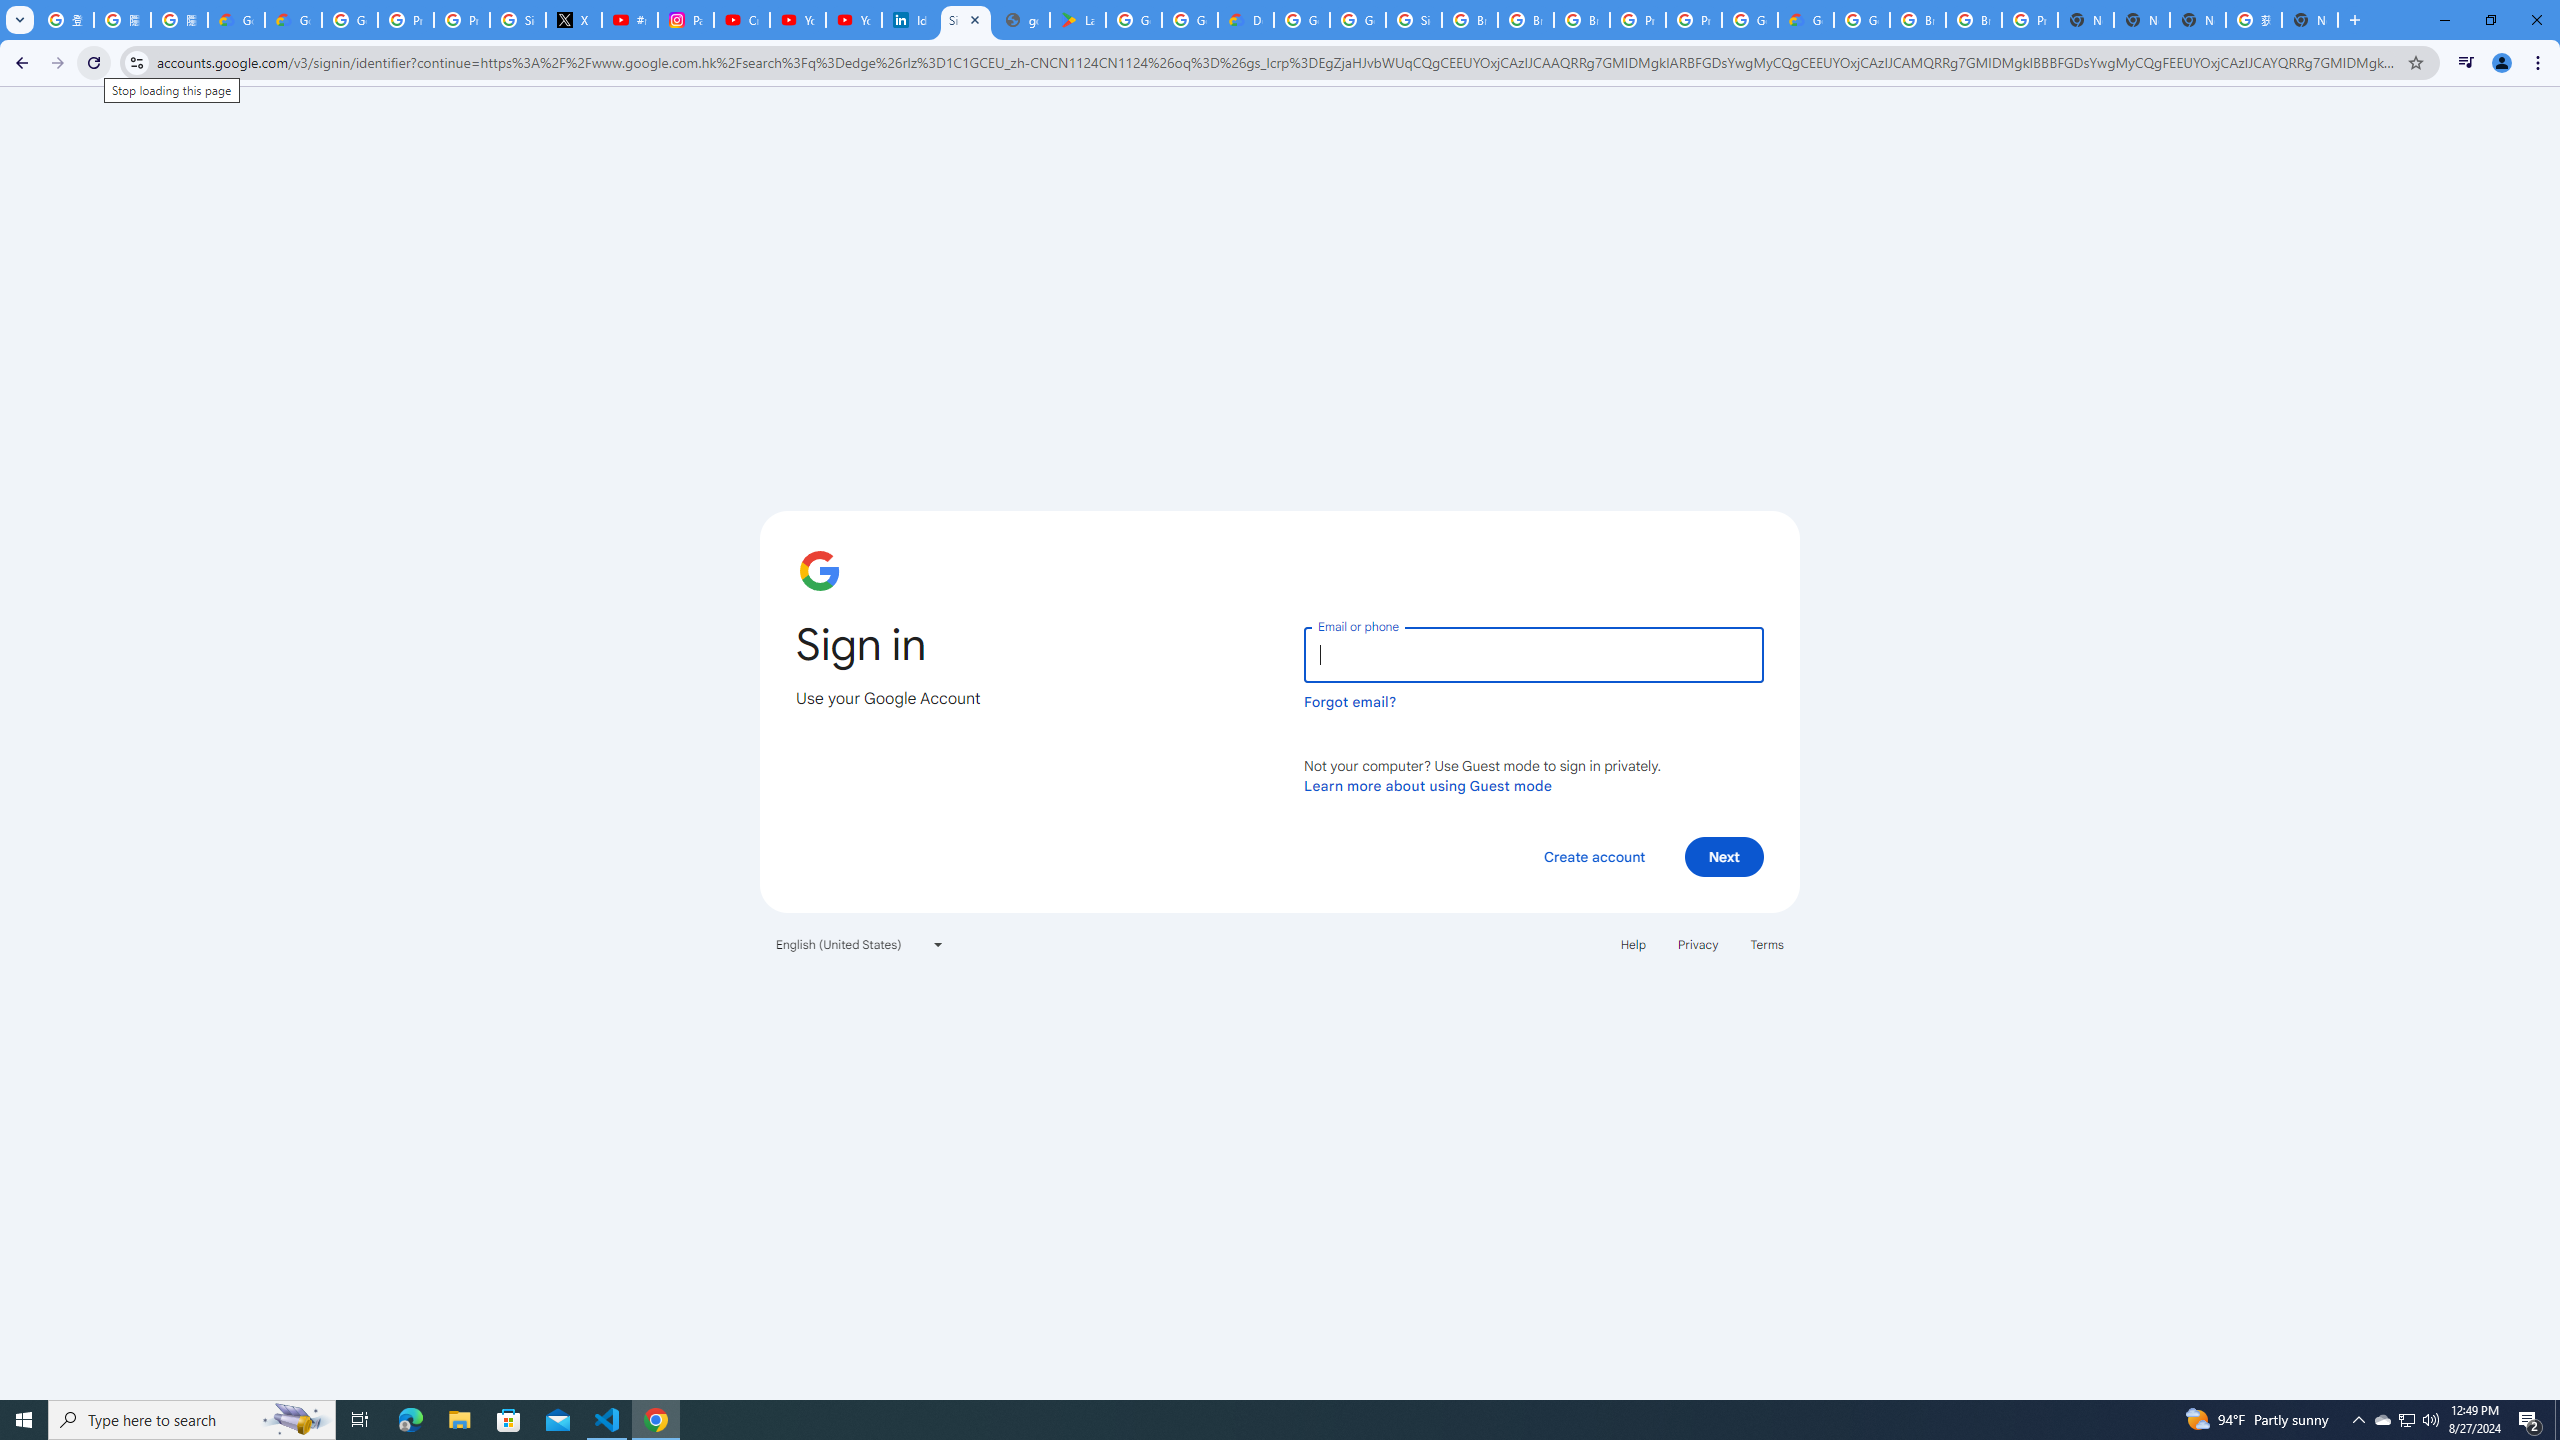 The image size is (2560, 1440). Describe the element at coordinates (404, 19) in the screenshot. I see `'Privacy Help Center - Policies Help'` at that location.